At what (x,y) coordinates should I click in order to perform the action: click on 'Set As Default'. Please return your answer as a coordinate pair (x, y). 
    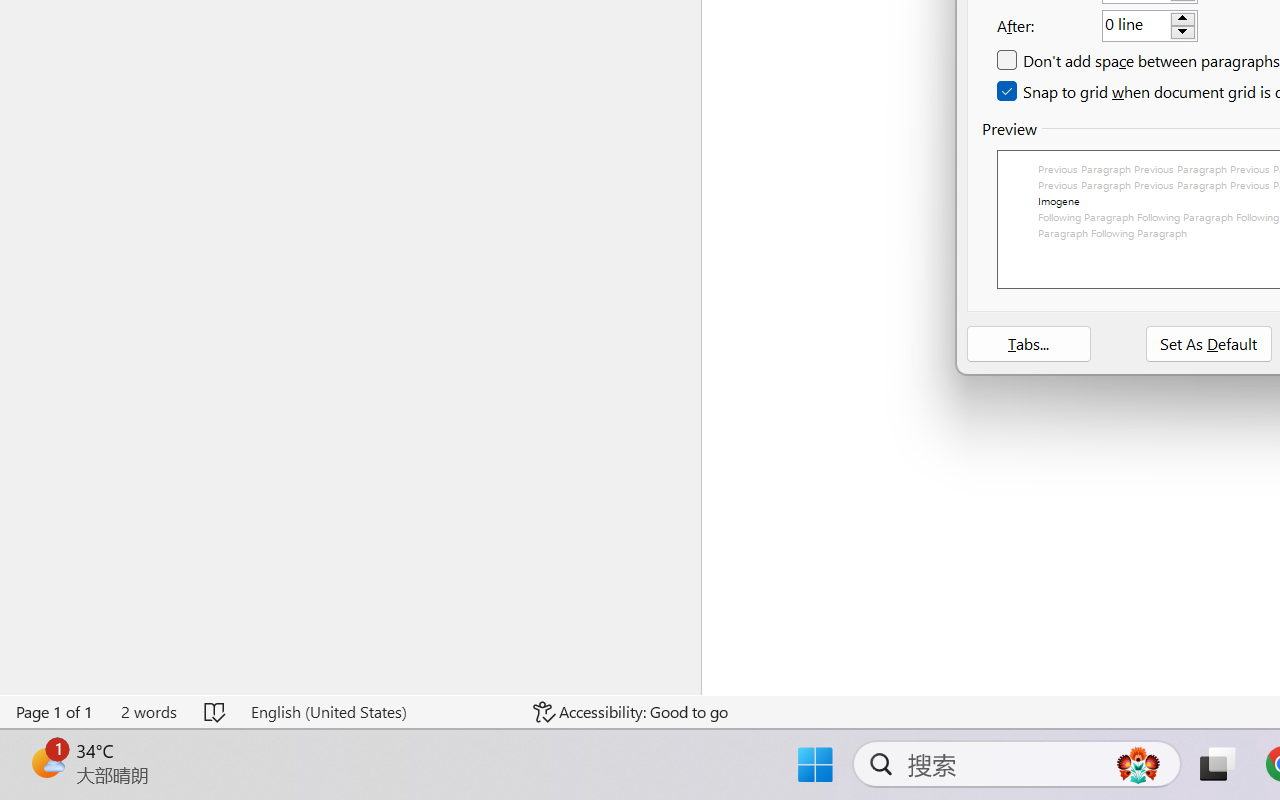
    Looking at the image, I should click on (1208, 344).